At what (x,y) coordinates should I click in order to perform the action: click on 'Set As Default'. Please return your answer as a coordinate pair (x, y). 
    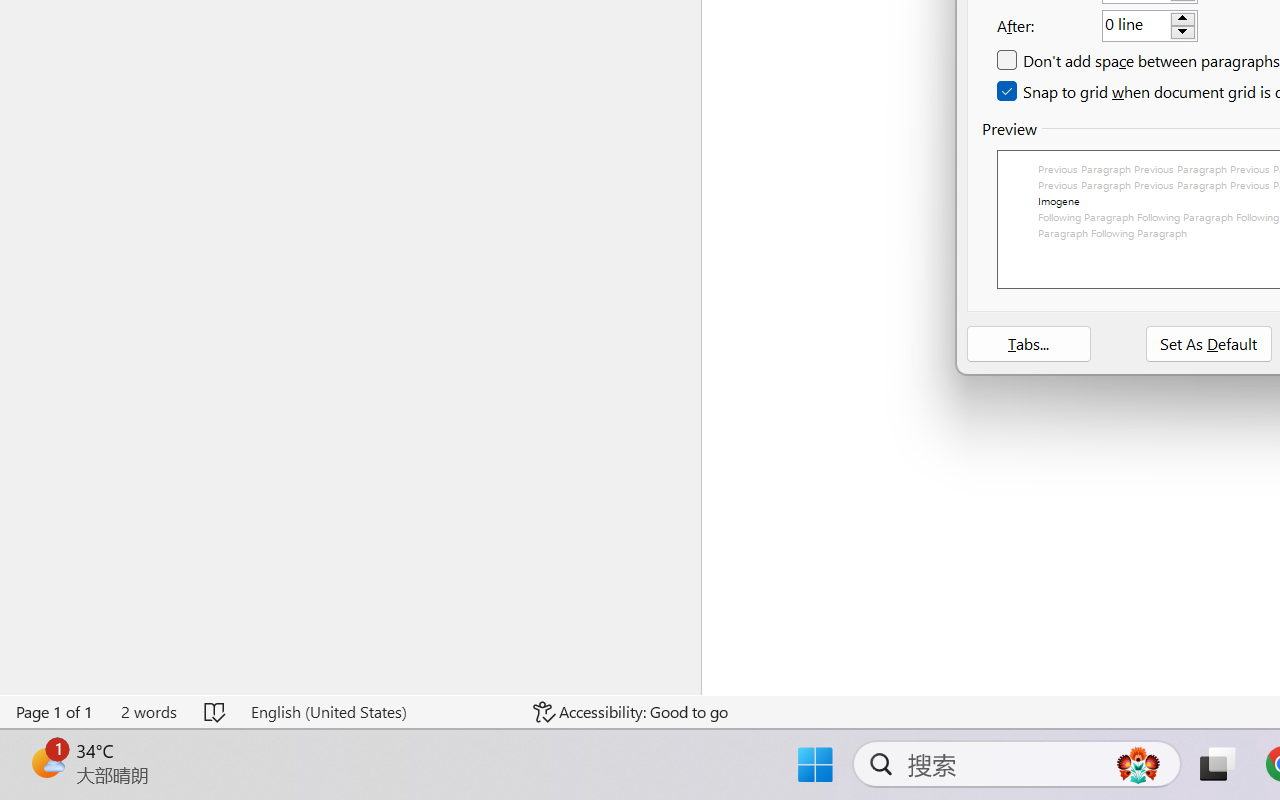
    Looking at the image, I should click on (1208, 344).